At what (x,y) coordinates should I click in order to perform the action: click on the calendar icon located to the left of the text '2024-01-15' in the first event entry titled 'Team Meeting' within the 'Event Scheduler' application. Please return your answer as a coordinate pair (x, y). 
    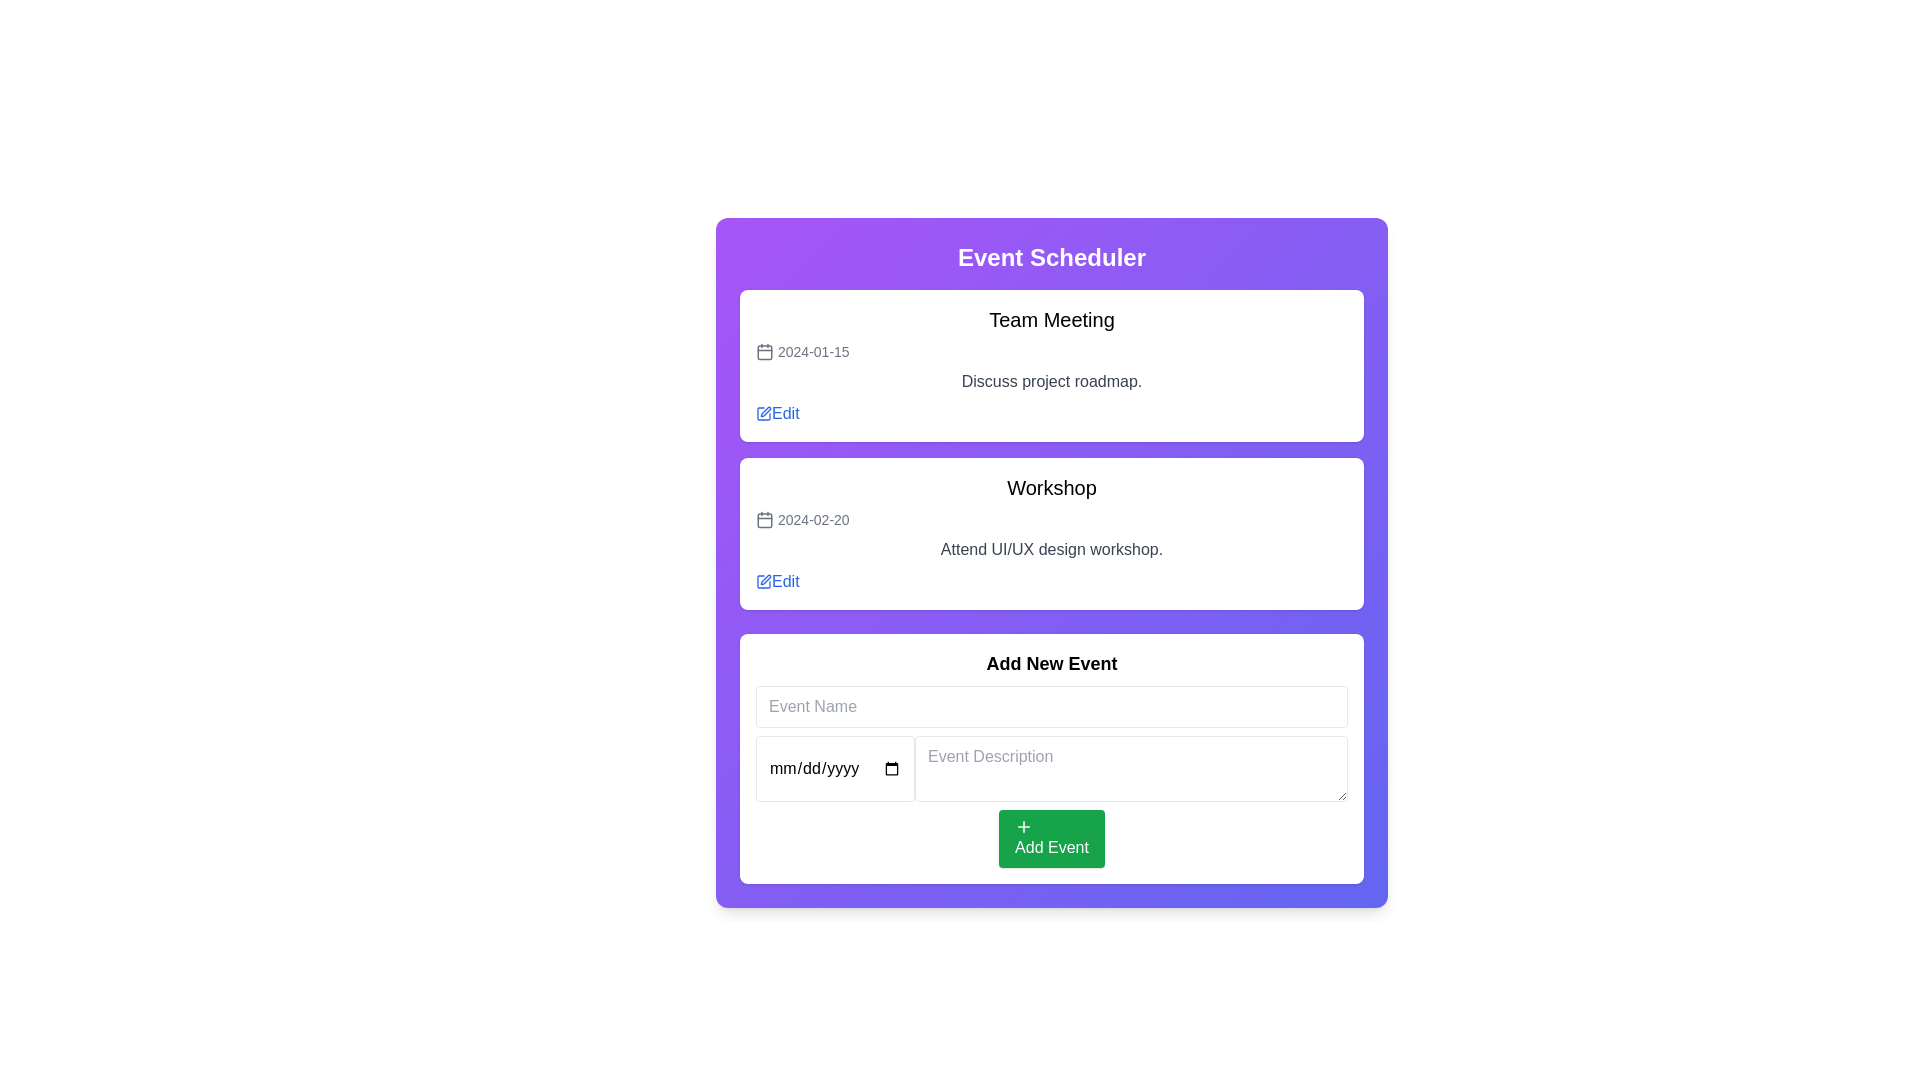
    Looking at the image, I should click on (763, 351).